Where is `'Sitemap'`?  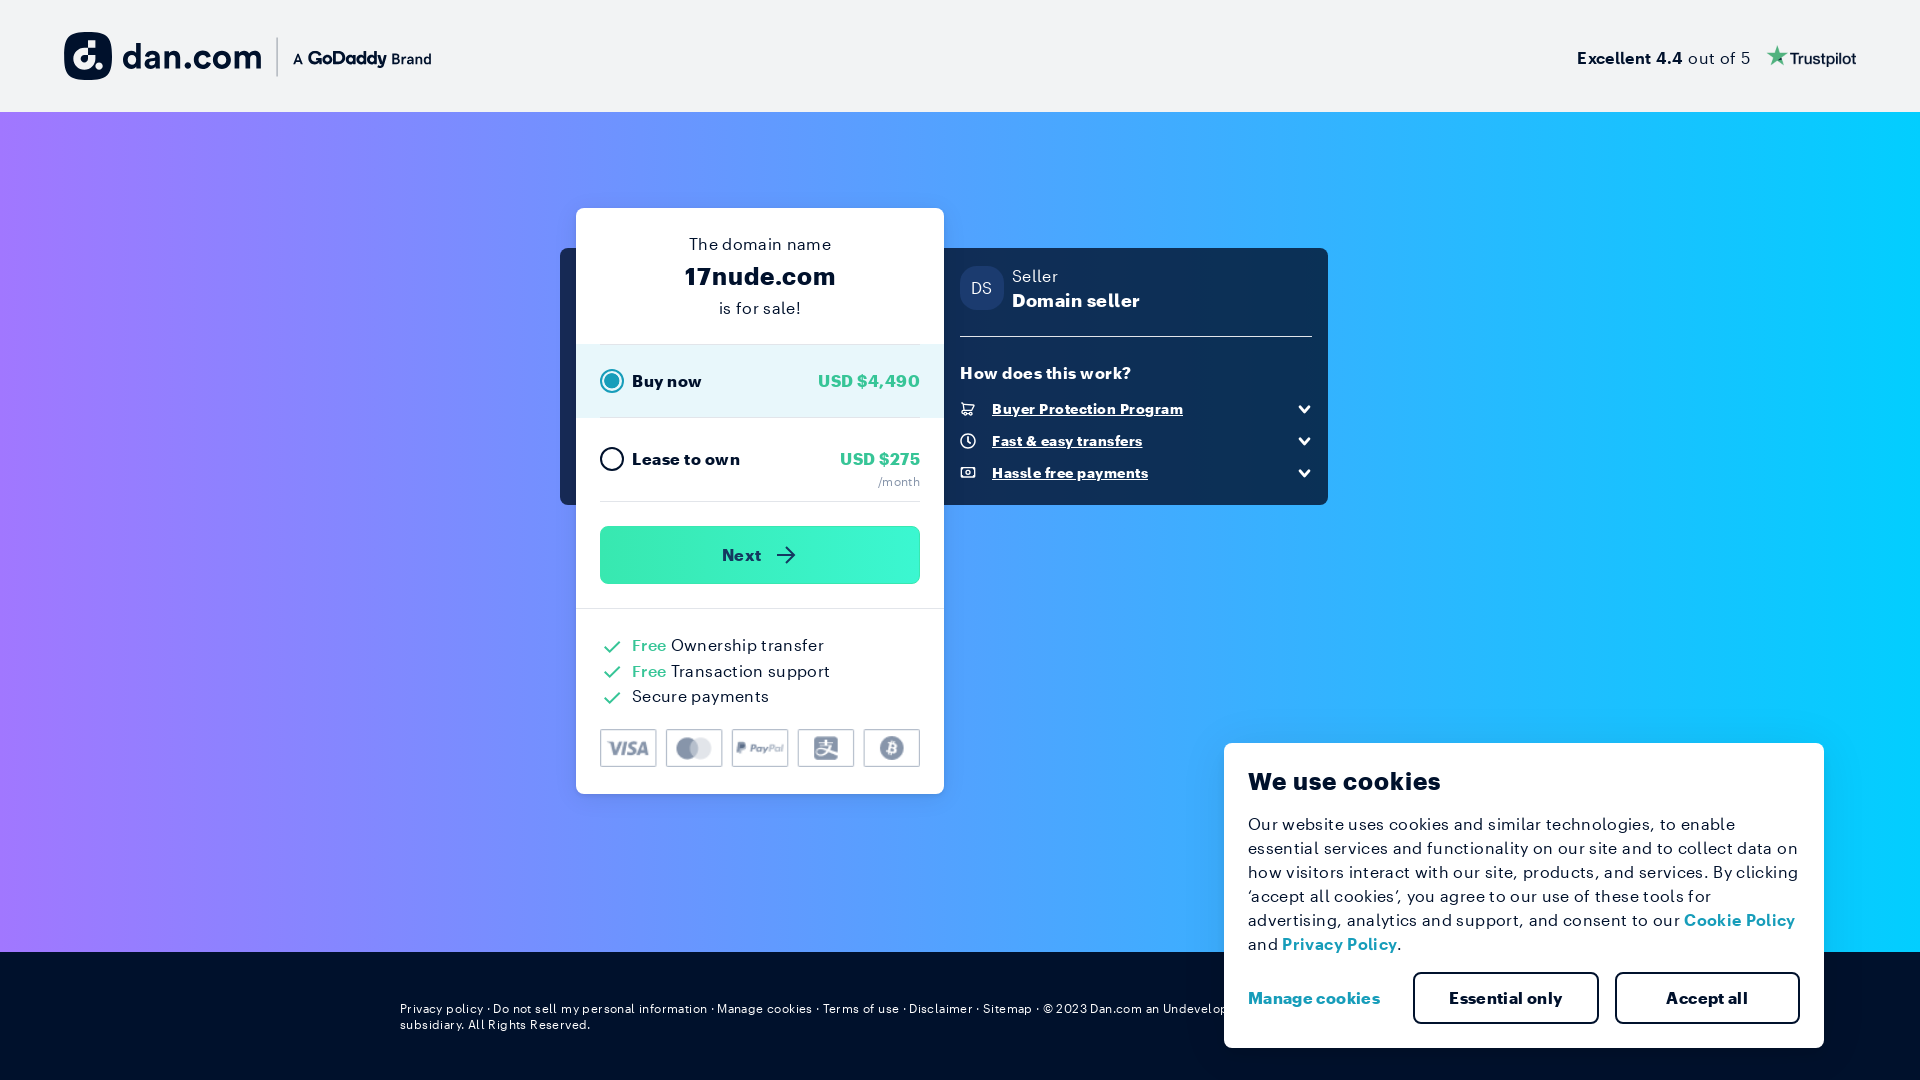
'Sitemap' is located at coordinates (1008, 1007).